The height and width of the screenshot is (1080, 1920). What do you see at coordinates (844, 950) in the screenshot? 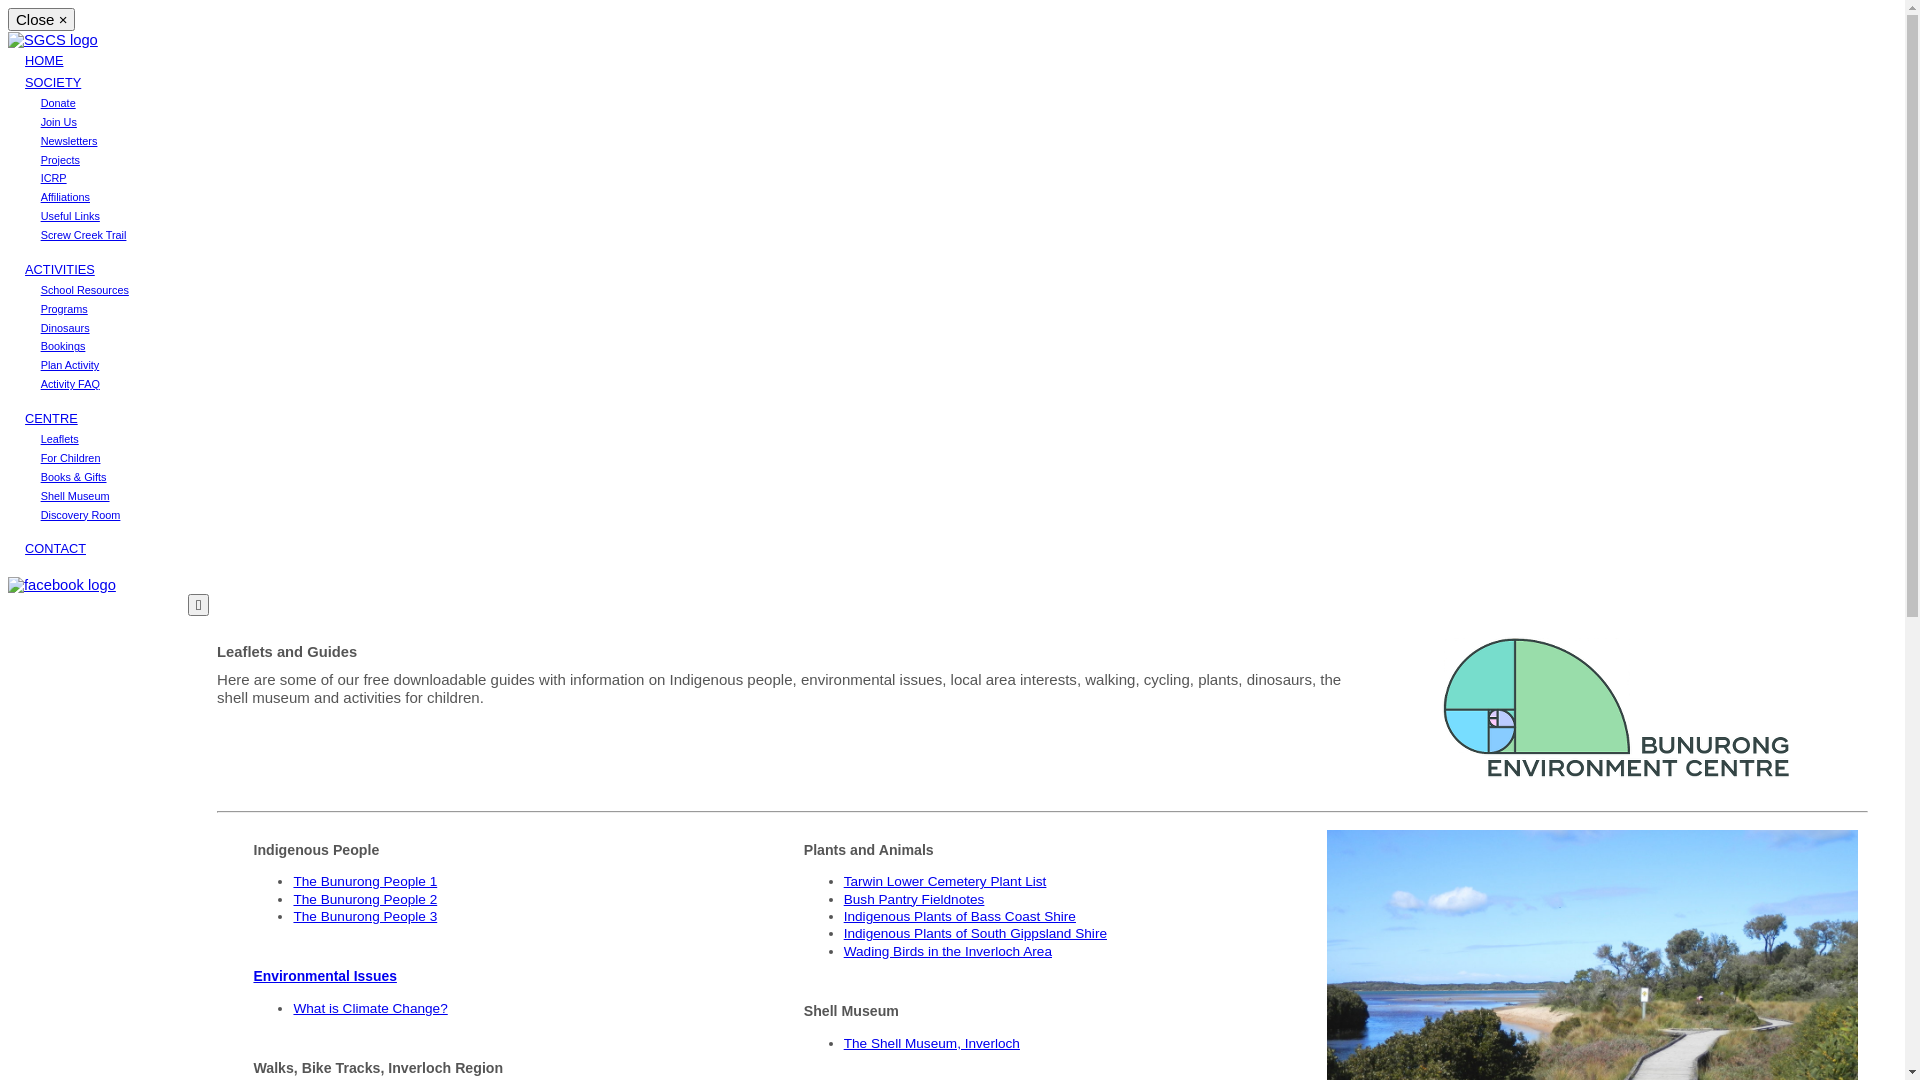
I see `'Wading Birds in the Inverloch Area'` at bounding box center [844, 950].